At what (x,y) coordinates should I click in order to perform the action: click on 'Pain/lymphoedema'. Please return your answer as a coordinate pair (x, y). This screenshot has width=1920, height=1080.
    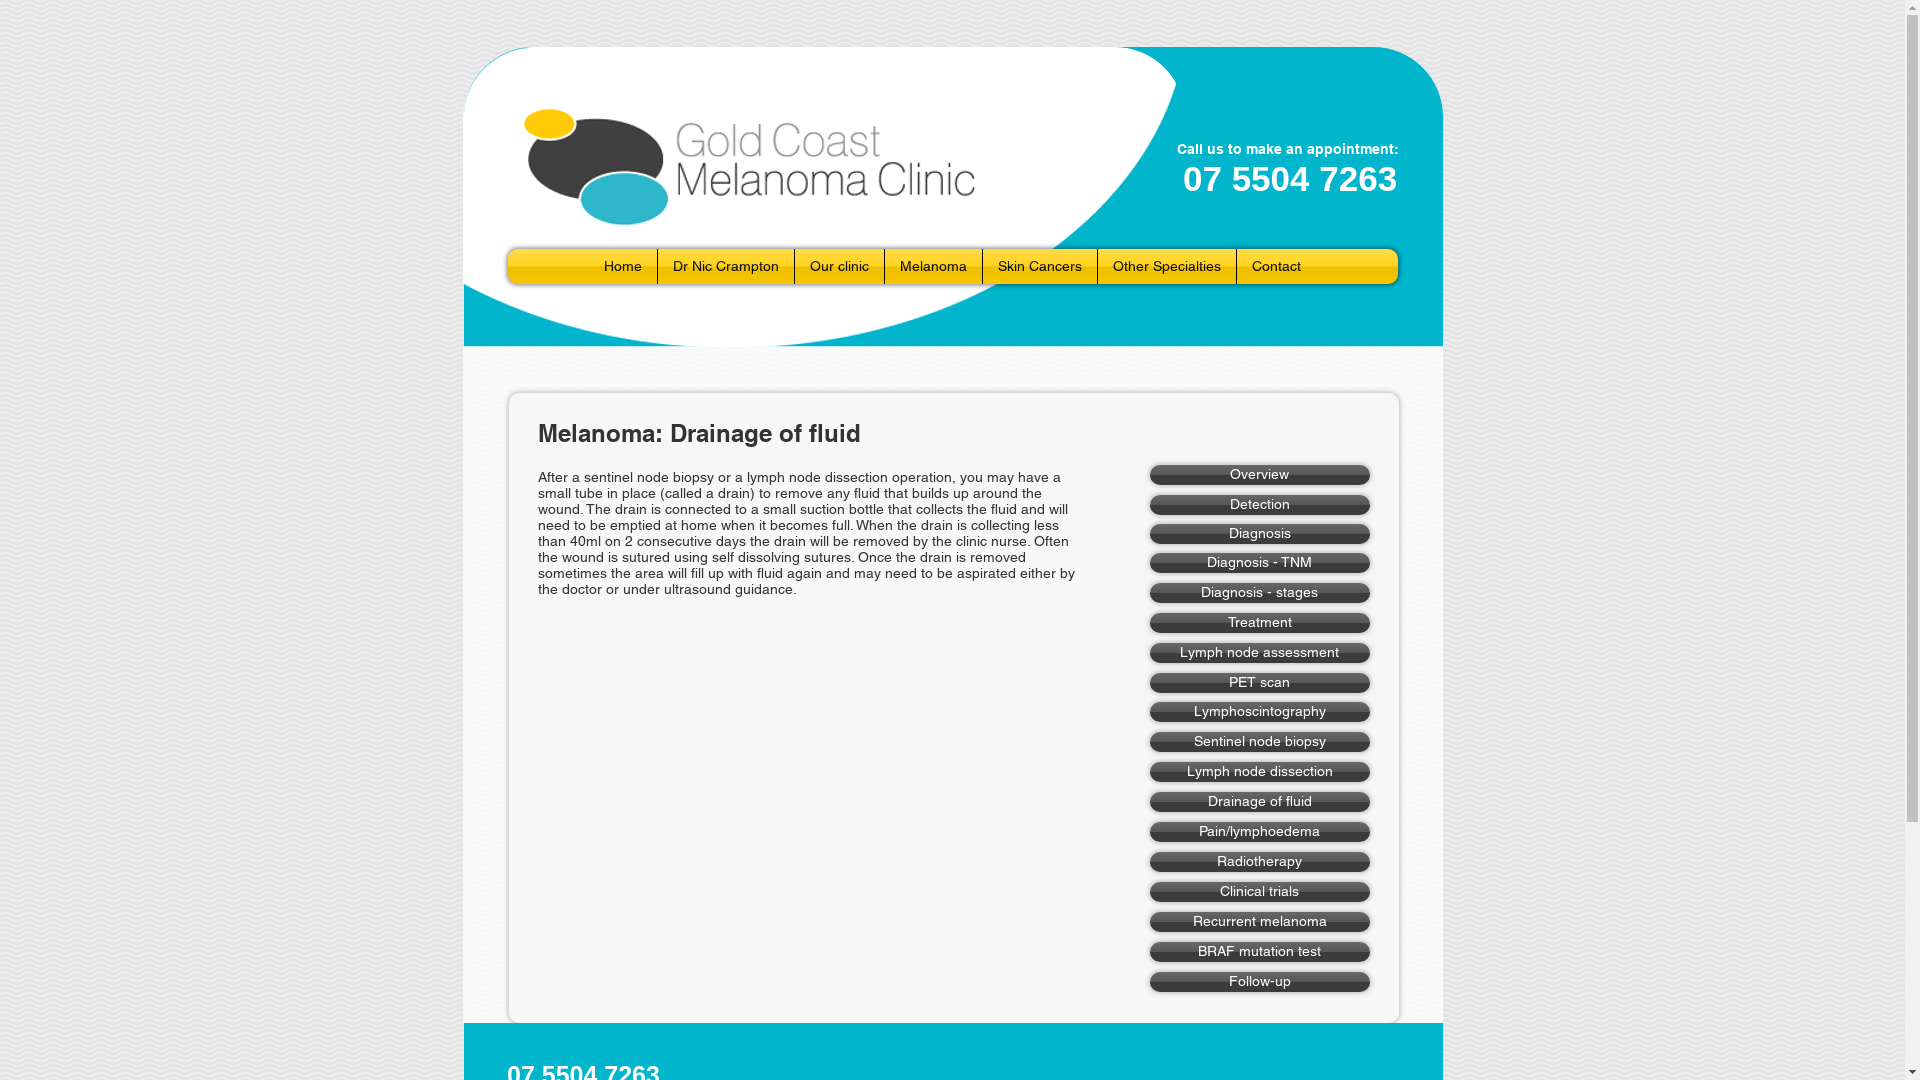
    Looking at the image, I should click on (1150, 832).